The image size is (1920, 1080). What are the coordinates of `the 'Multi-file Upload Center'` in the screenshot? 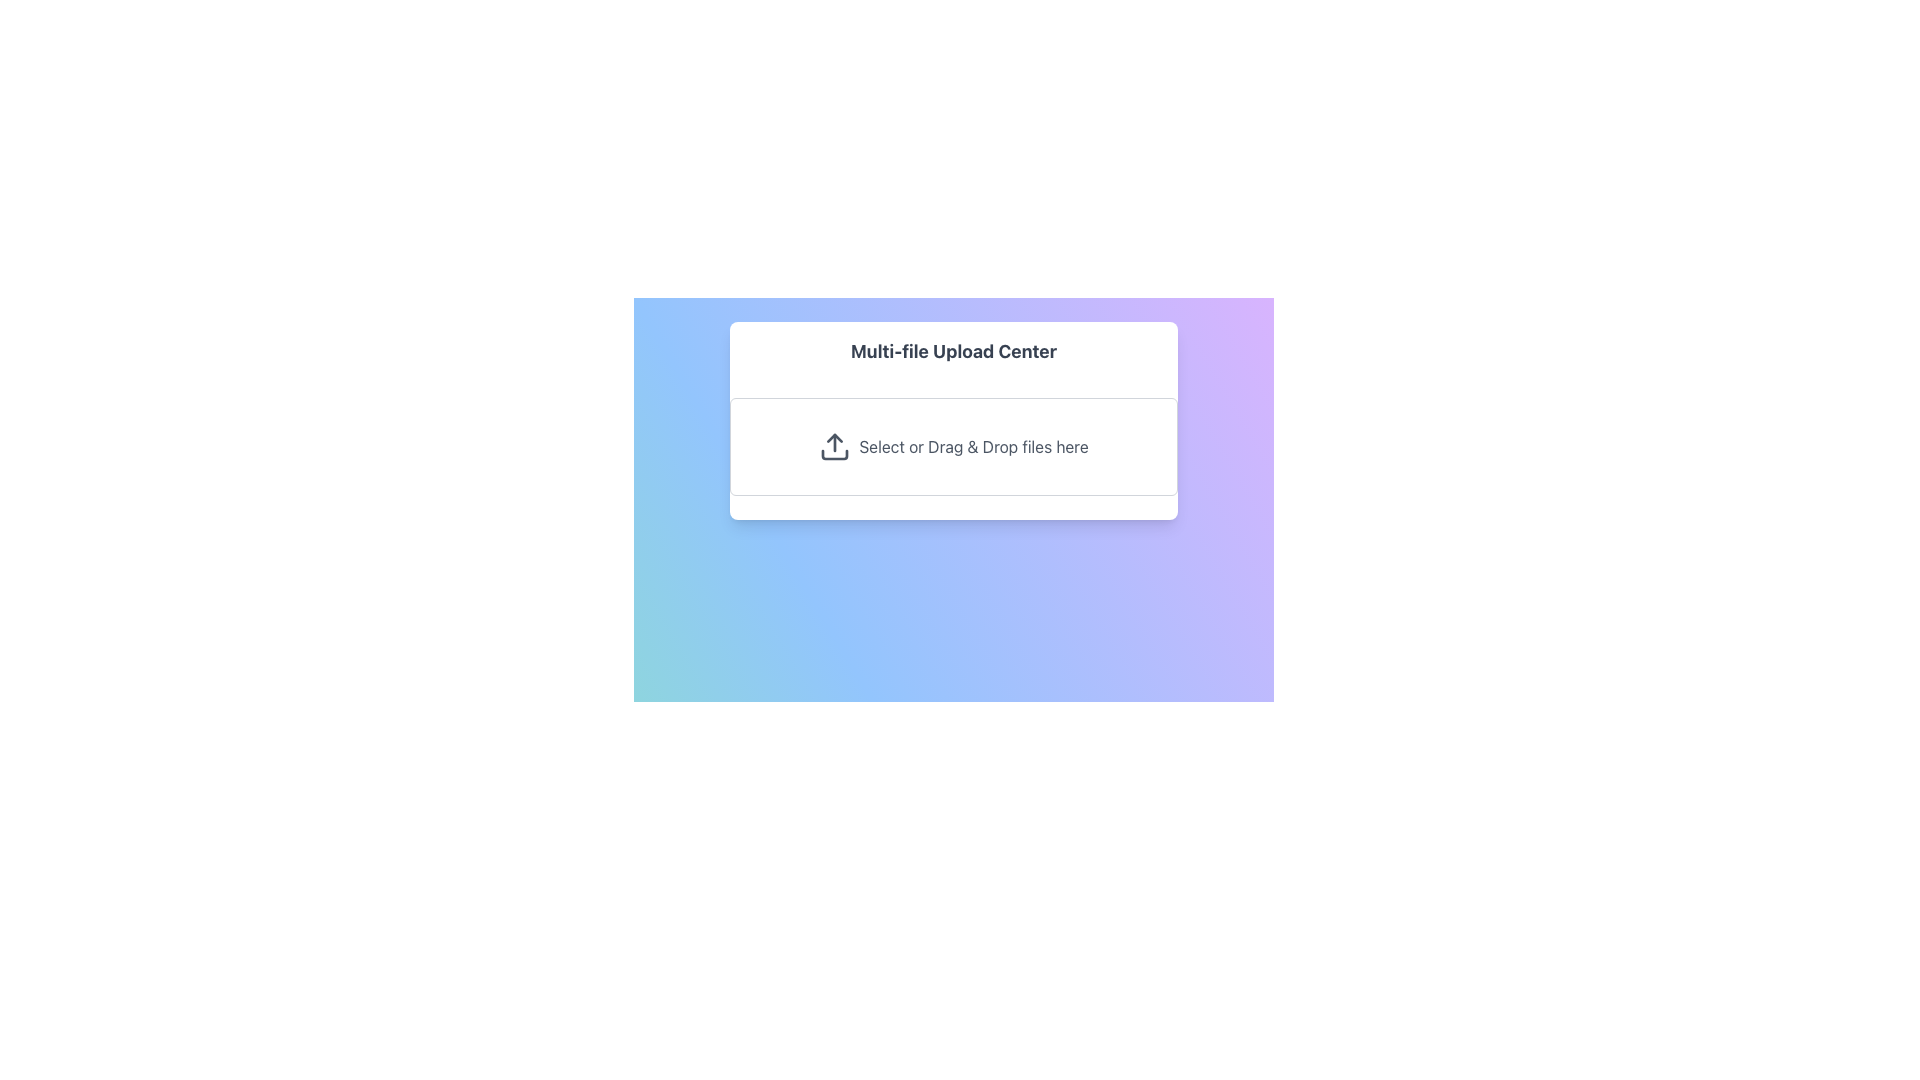 It's located at (953, 419).